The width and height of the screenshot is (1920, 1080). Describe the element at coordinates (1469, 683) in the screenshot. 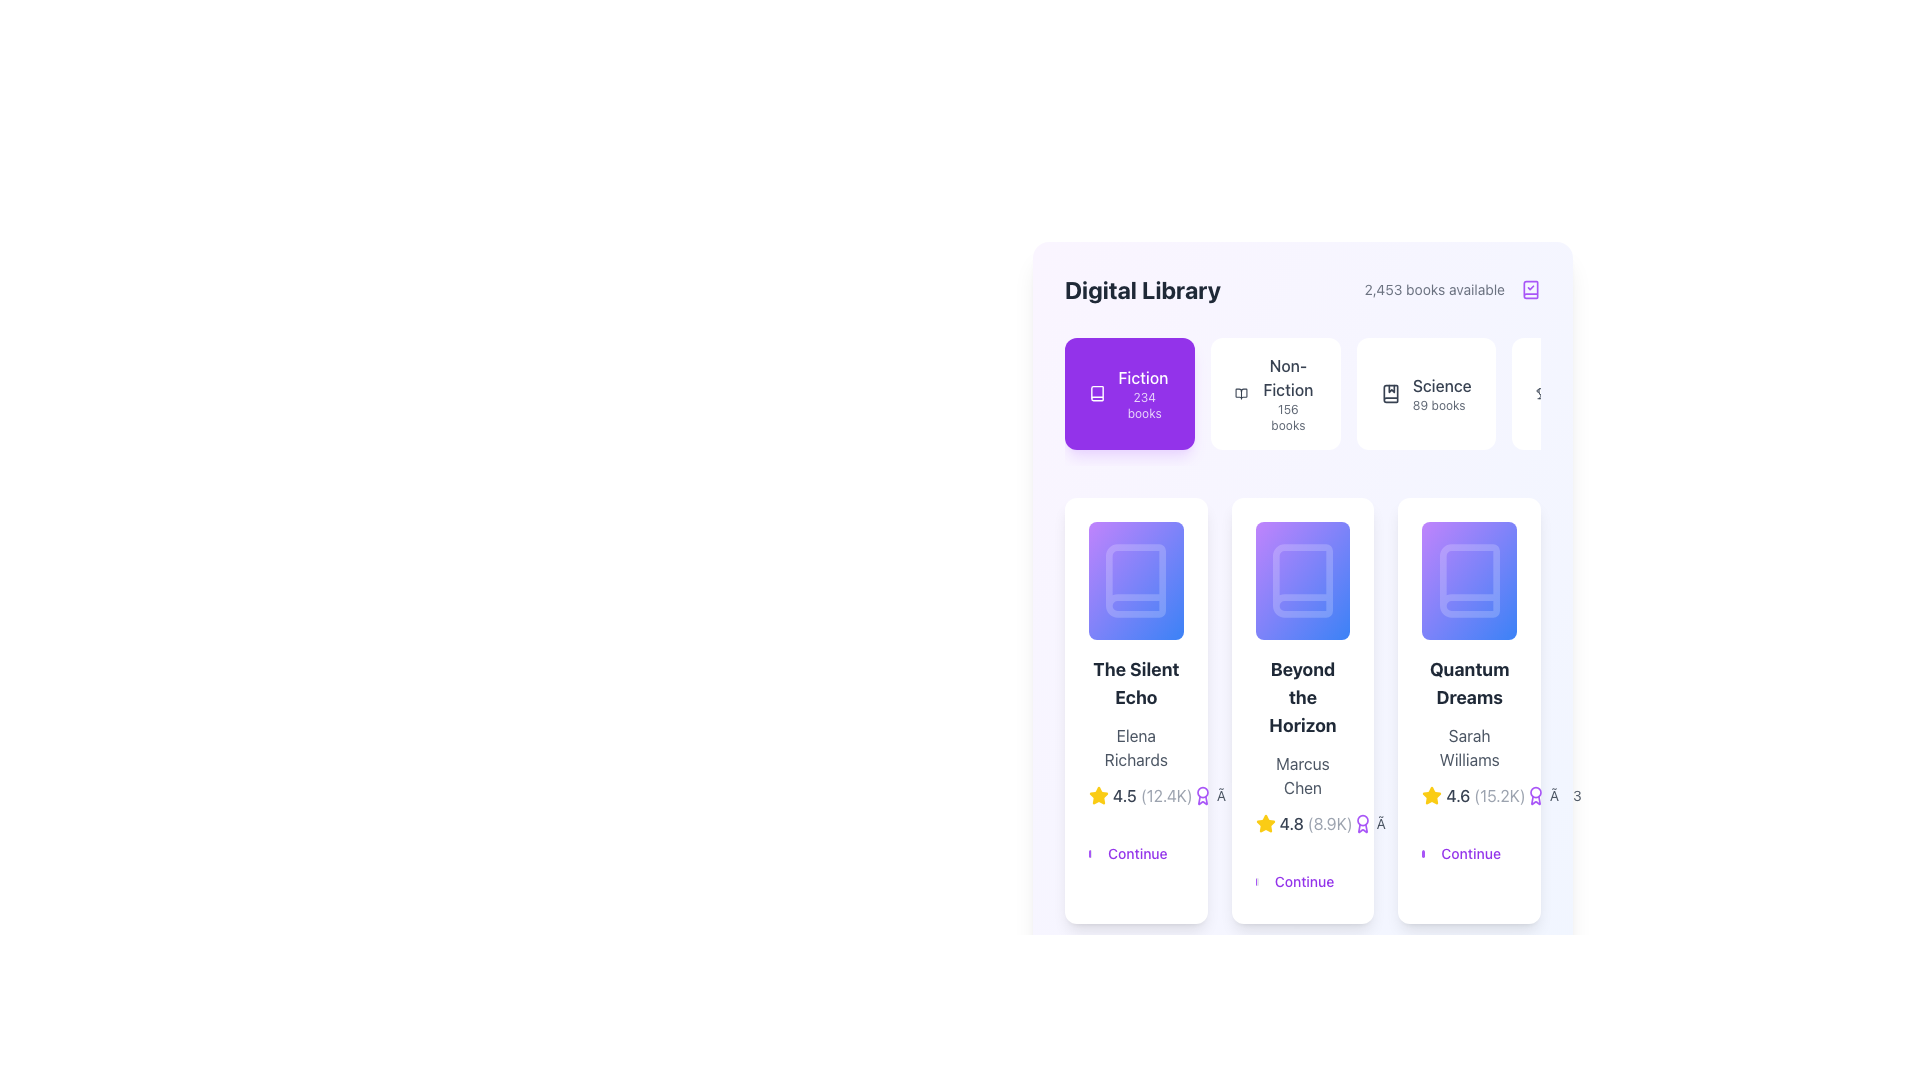

I see `the text label that serves as a title for the book 'Quantum Dreams' in the third card under the 'Fiction' tab of the 'Digital Library' interface` at that location.